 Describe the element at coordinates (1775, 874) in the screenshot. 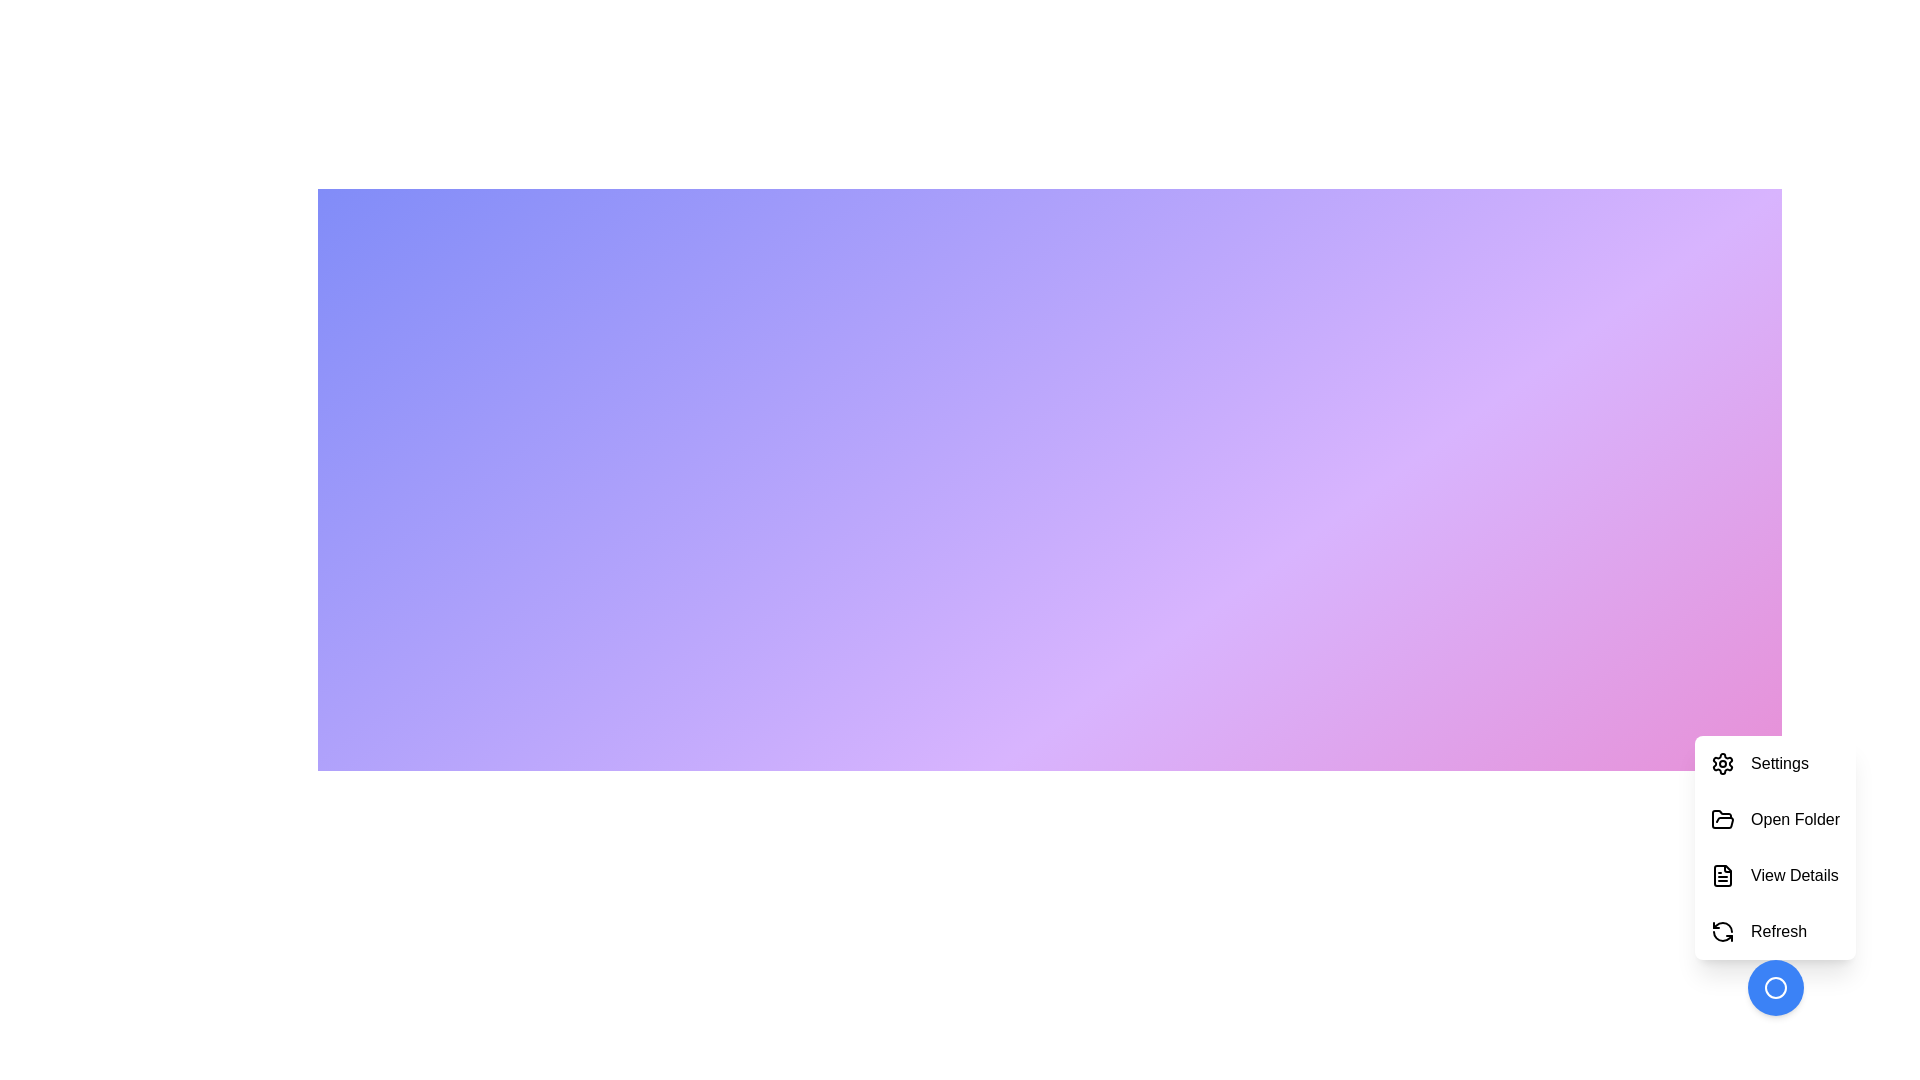

I see `the menu item labeled View Details` at that location.